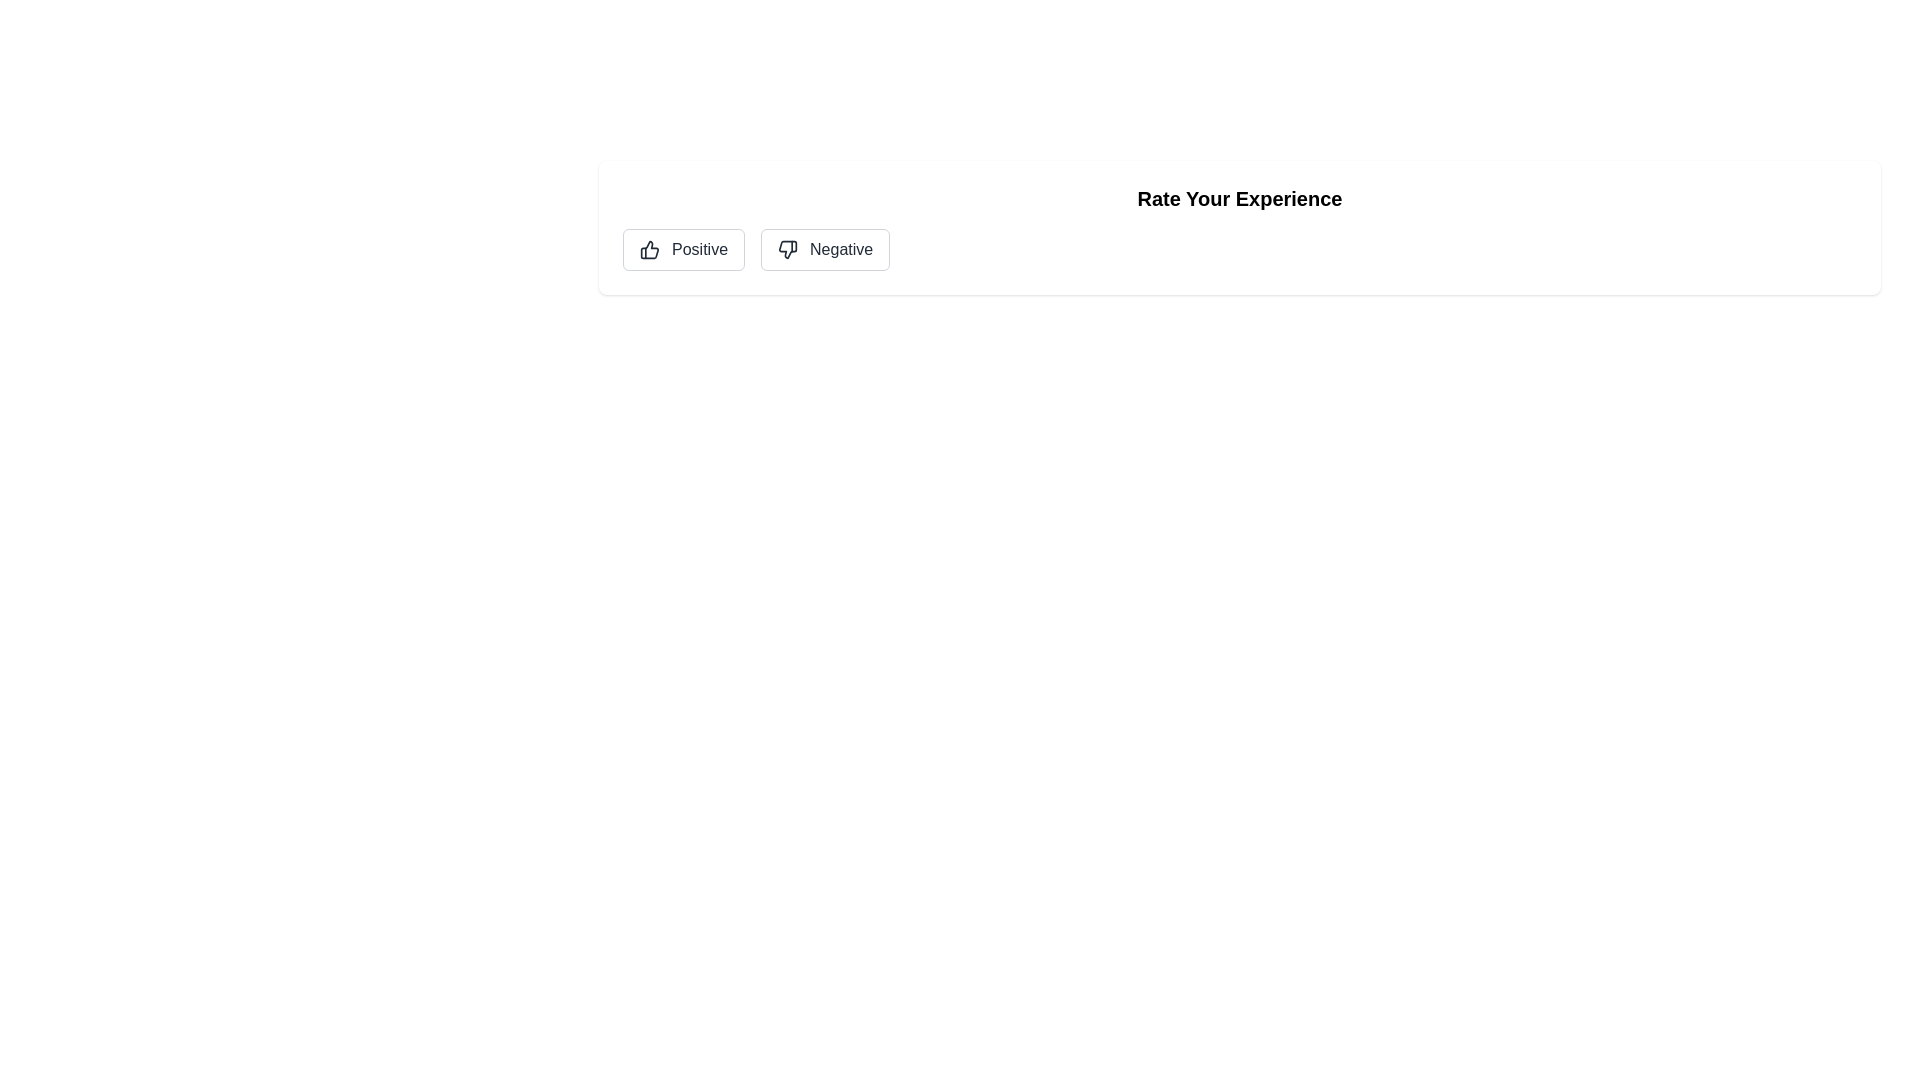 The height and width of the screenshot is (1080, 1920). Describe the element at coordinates (825, 249) in the screenshot. I see `'Negative' button to select it` at that location.